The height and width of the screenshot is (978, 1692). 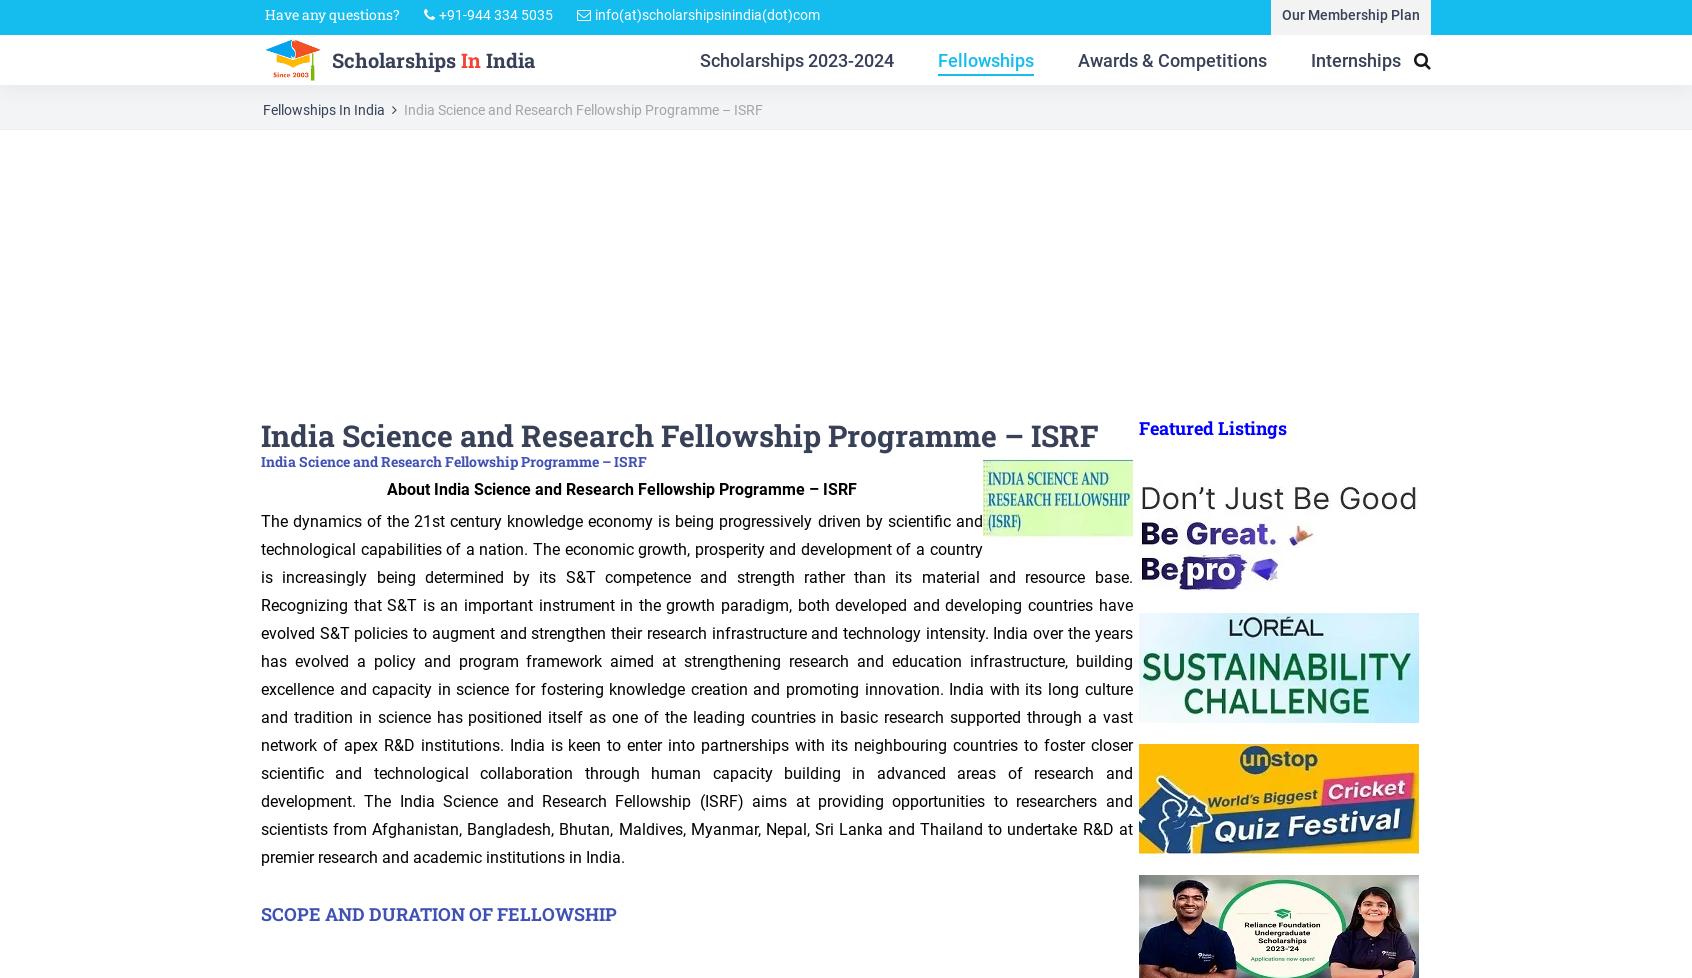 What do you see at coordinates (796, 64) in the screenshot?
I see `'Scholarships 2023-2024'` at bounding box center [796, 64].